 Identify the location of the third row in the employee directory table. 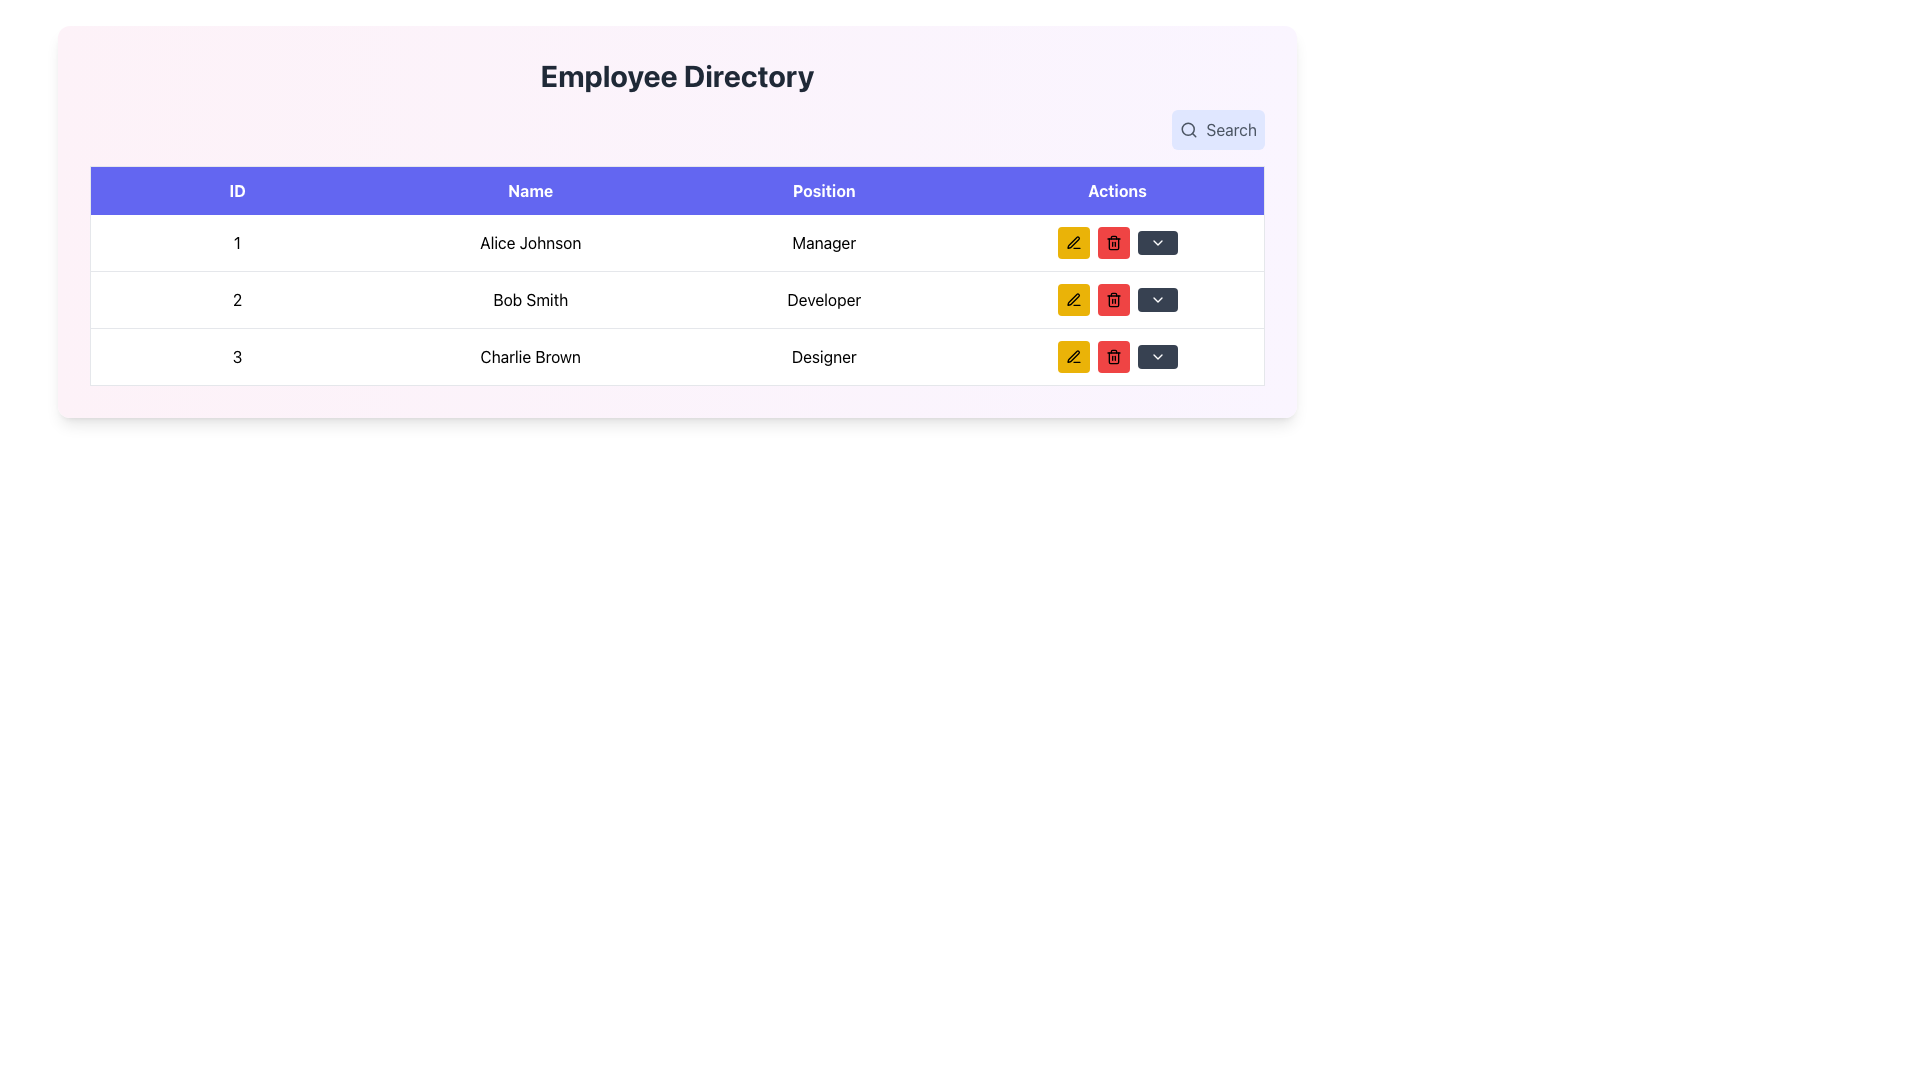
(677, 356).